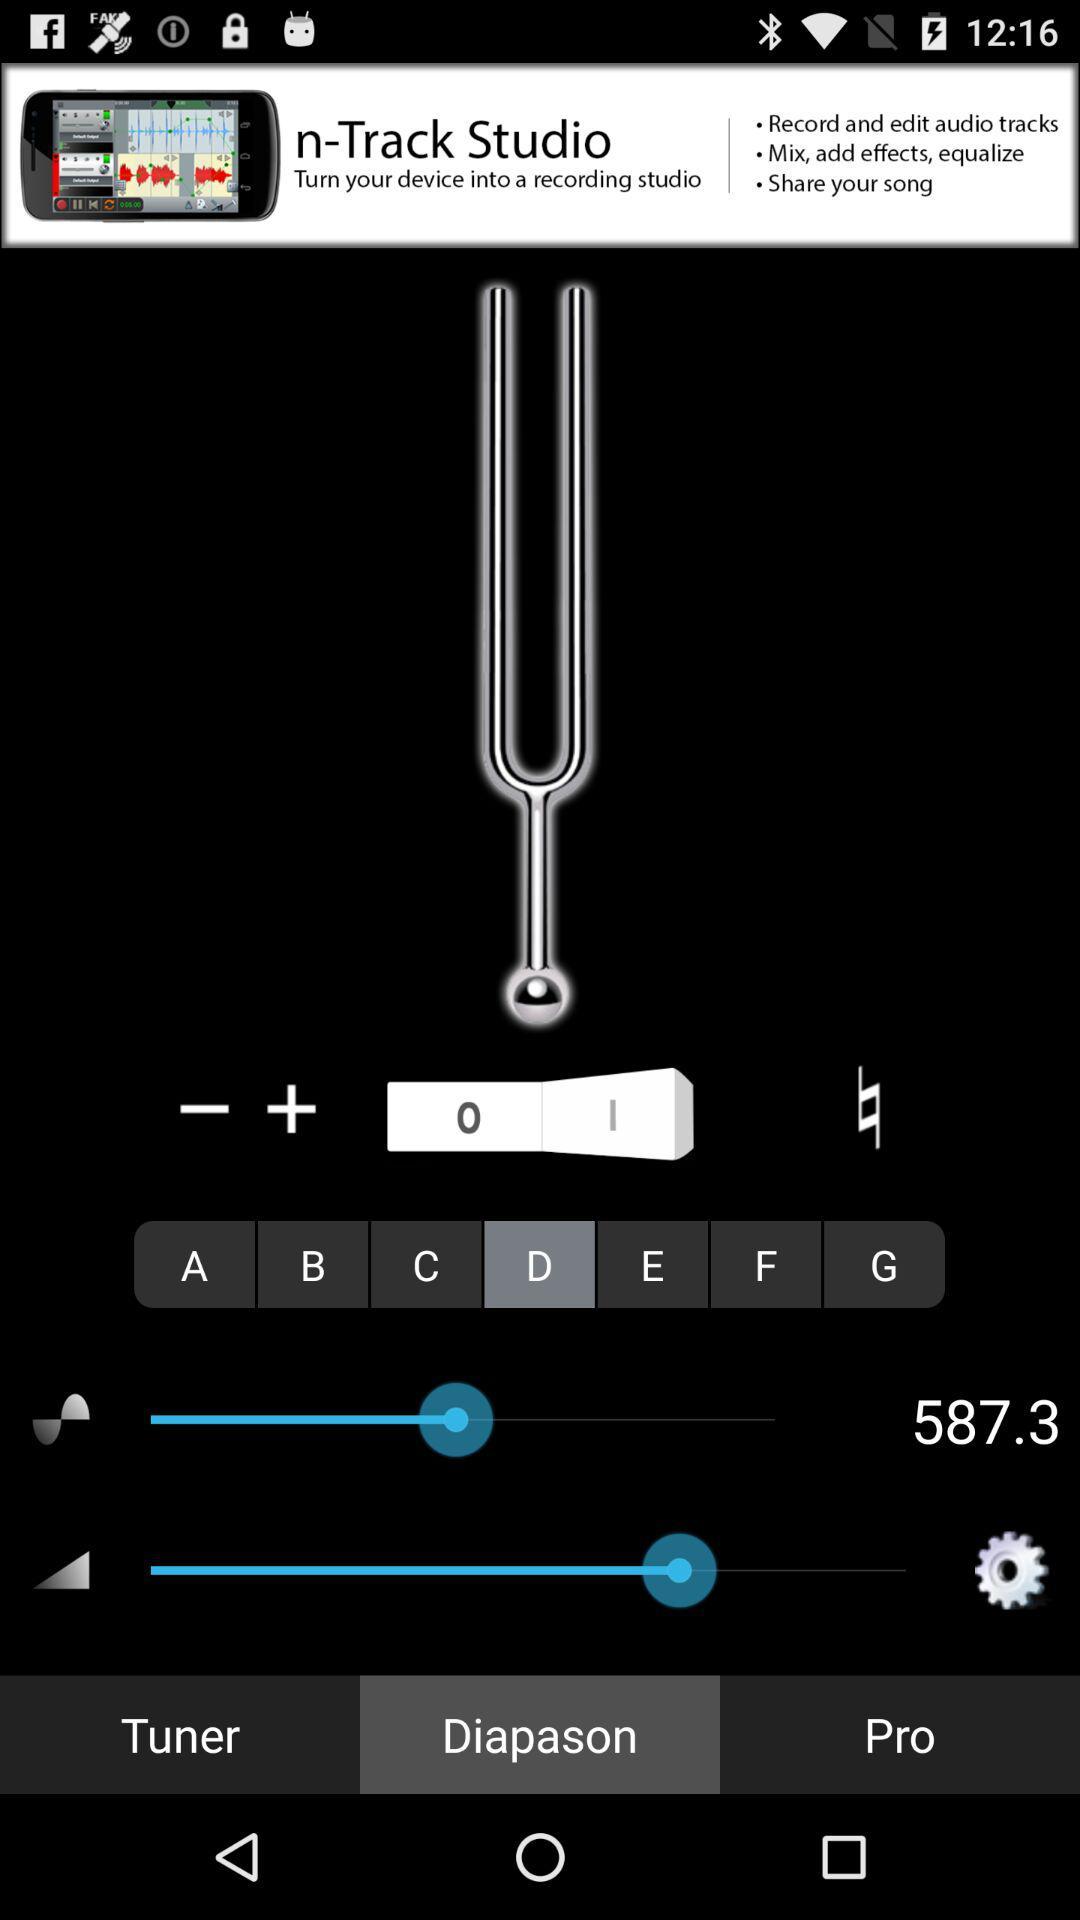 This screenshot has width=1080, height=1920. What do you see at coordinates (652, 1263) in the screenshot?
I see `item to the right of the d` at bounding box center [652, 1263].